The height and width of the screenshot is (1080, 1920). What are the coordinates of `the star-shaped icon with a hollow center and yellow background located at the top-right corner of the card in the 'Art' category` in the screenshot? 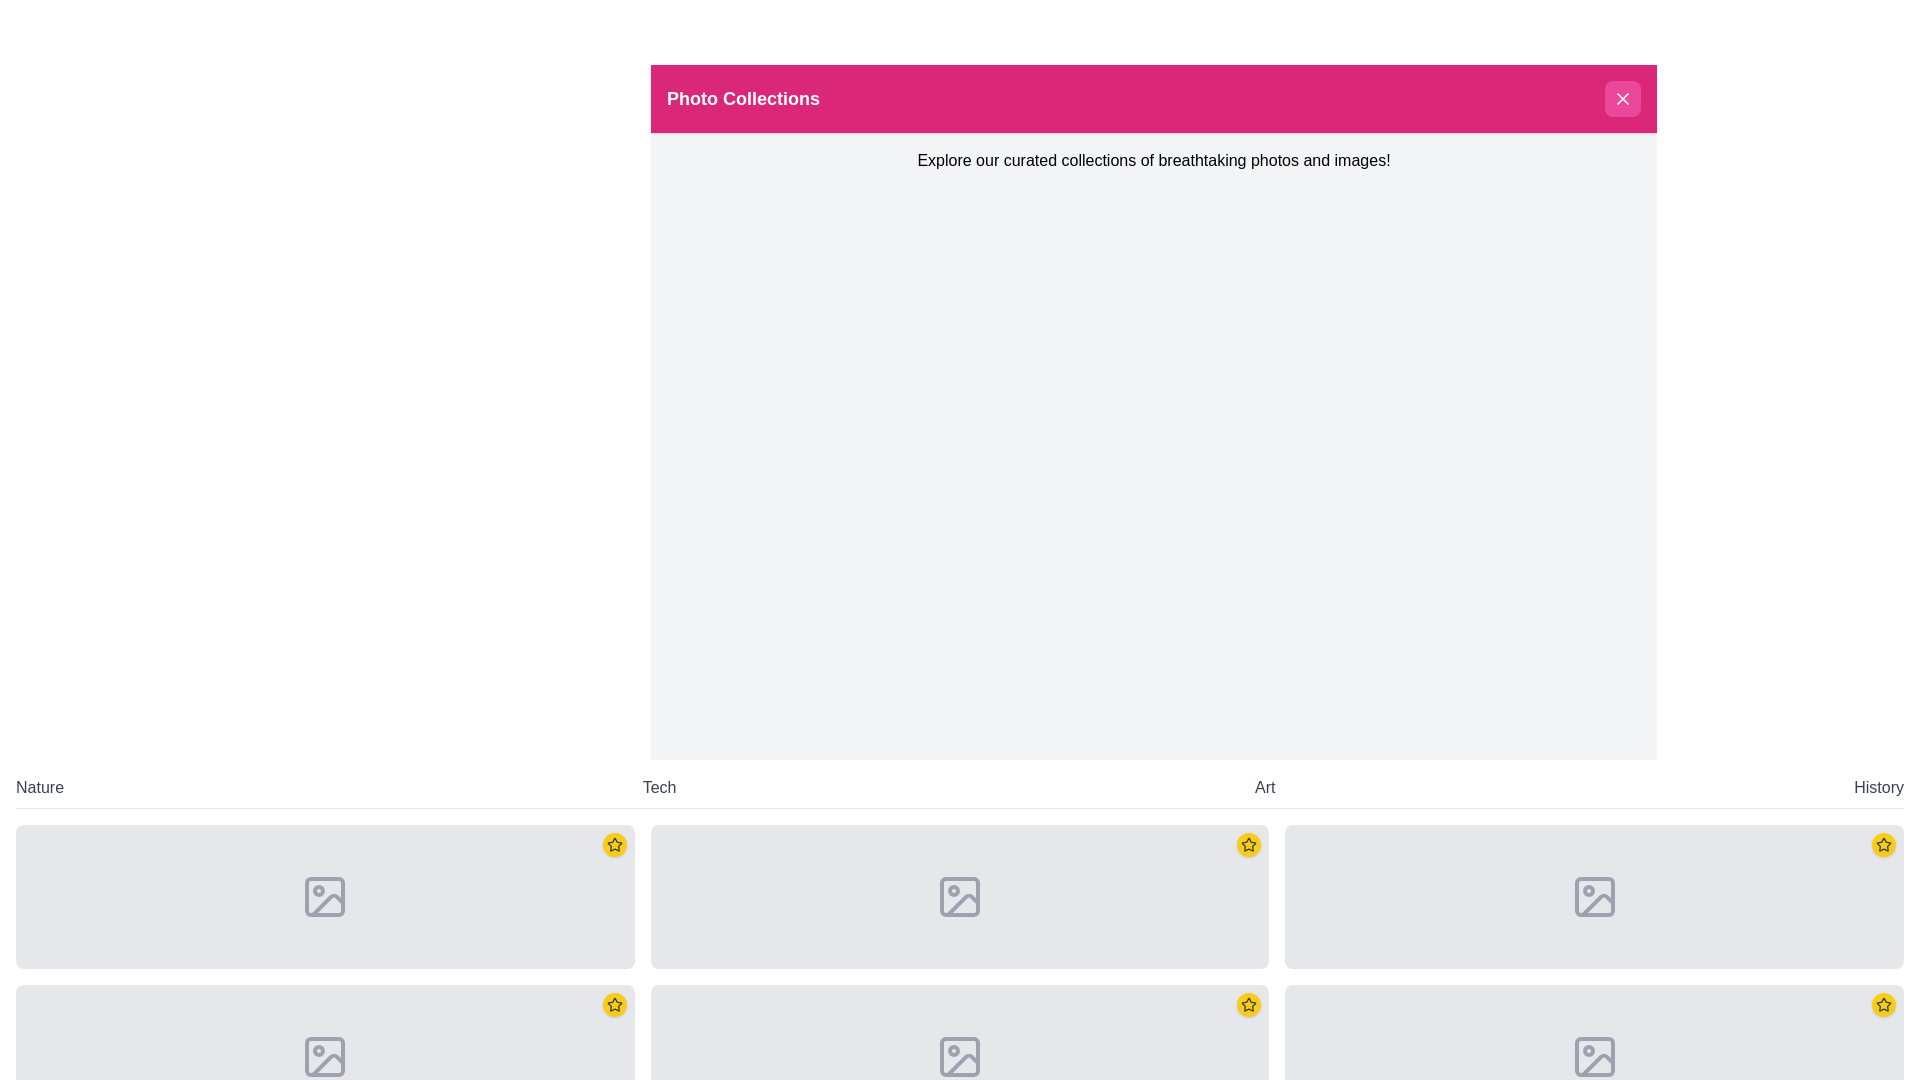 It's located at (1248, 844).